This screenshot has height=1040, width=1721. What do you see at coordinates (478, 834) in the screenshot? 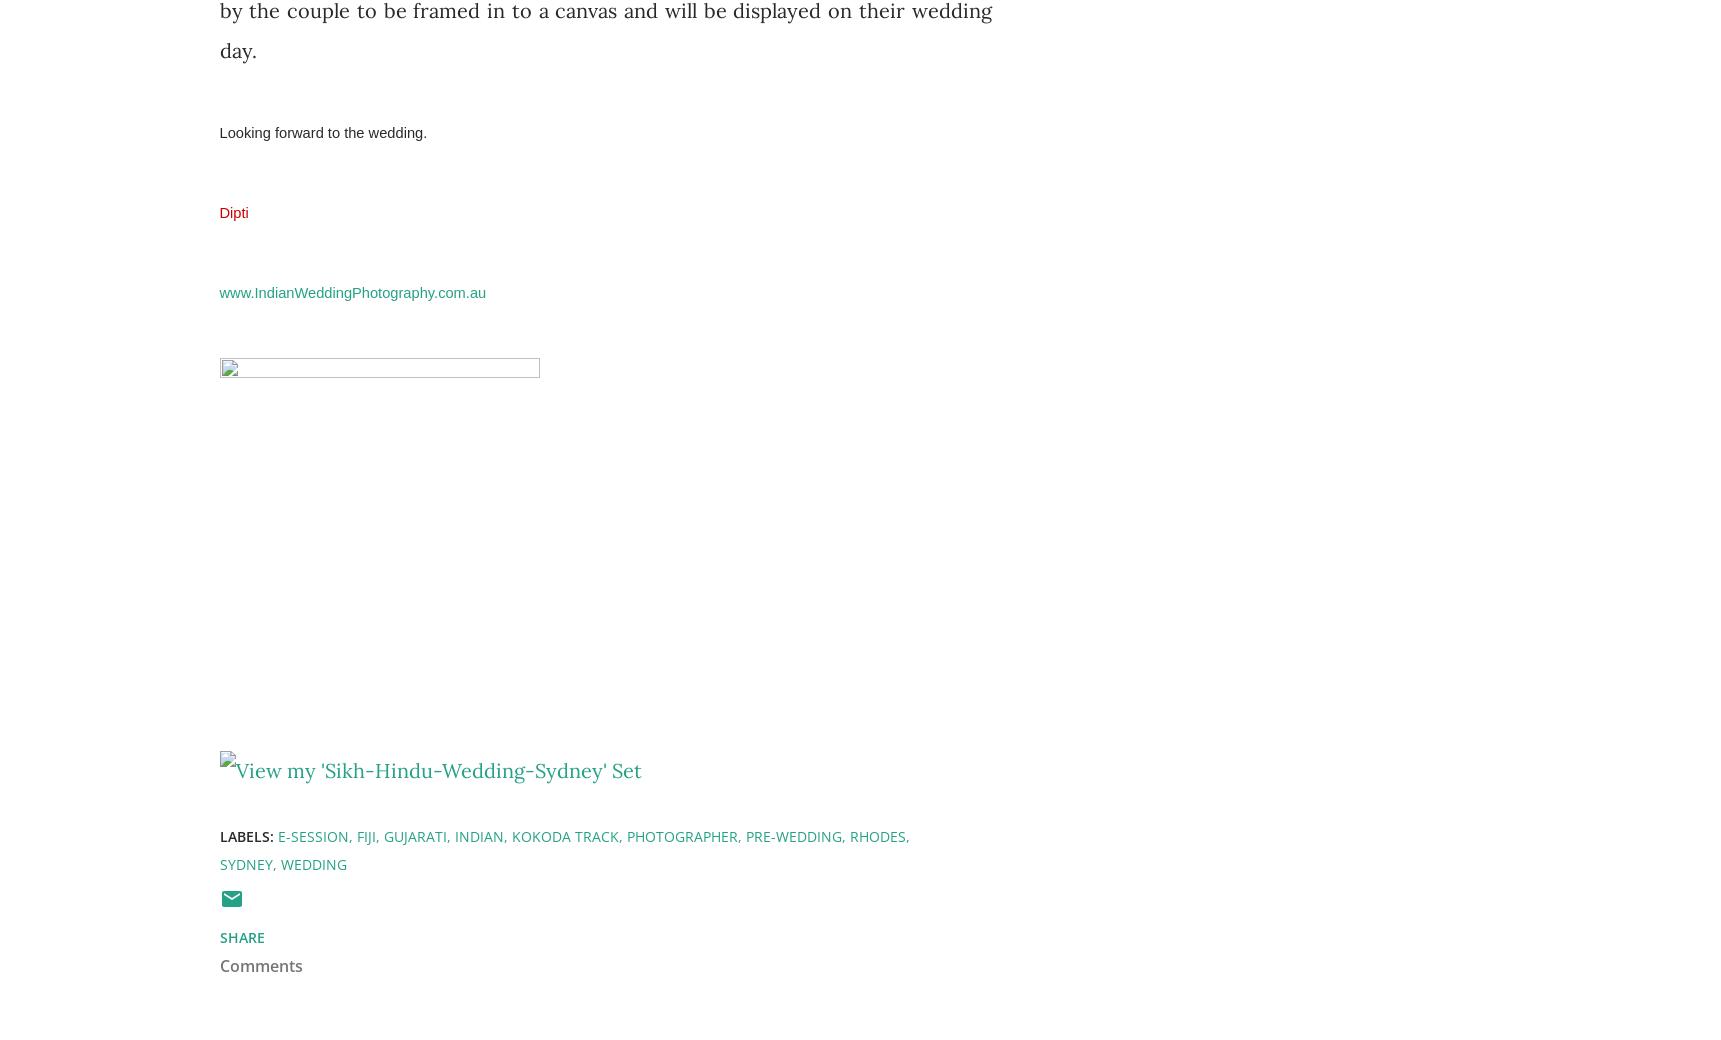
I see `'indian'` at bounding box center [478, 834].